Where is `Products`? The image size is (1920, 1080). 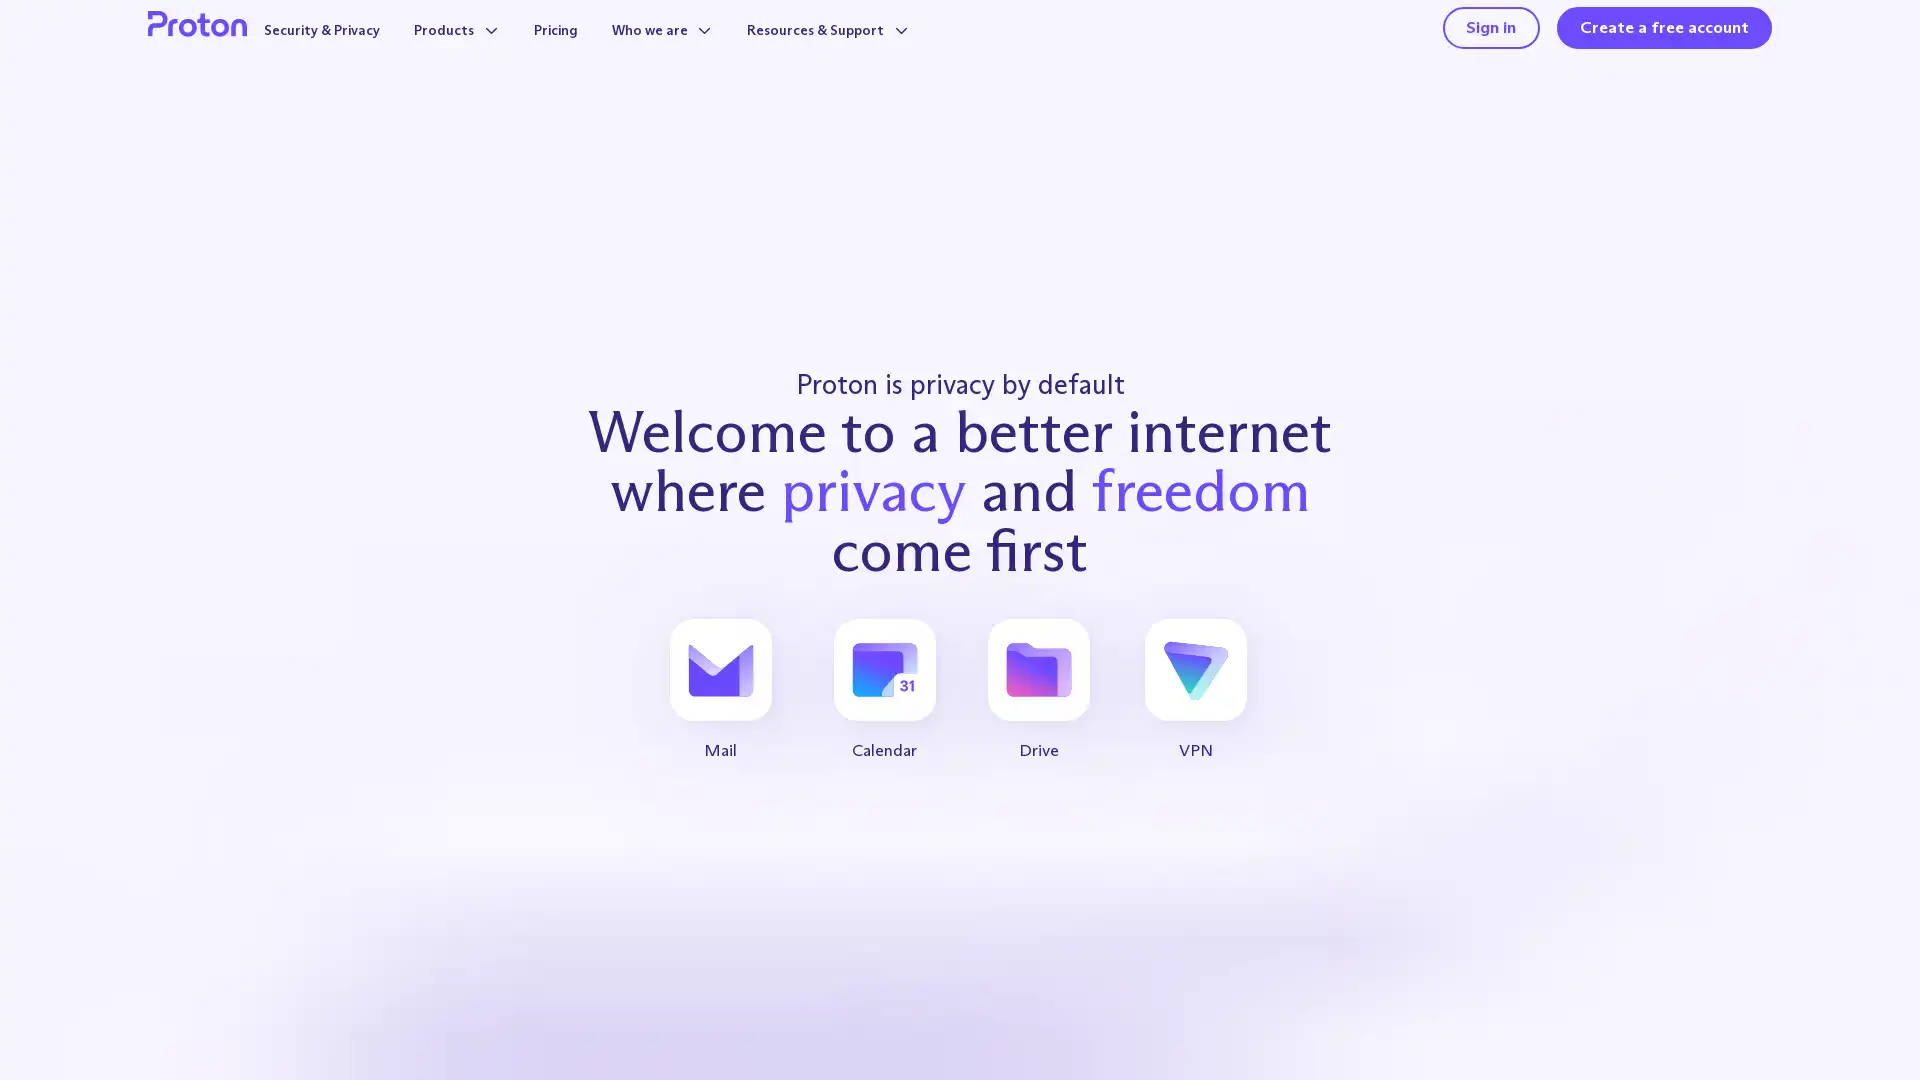 Products is located at coordinates (453, 51).